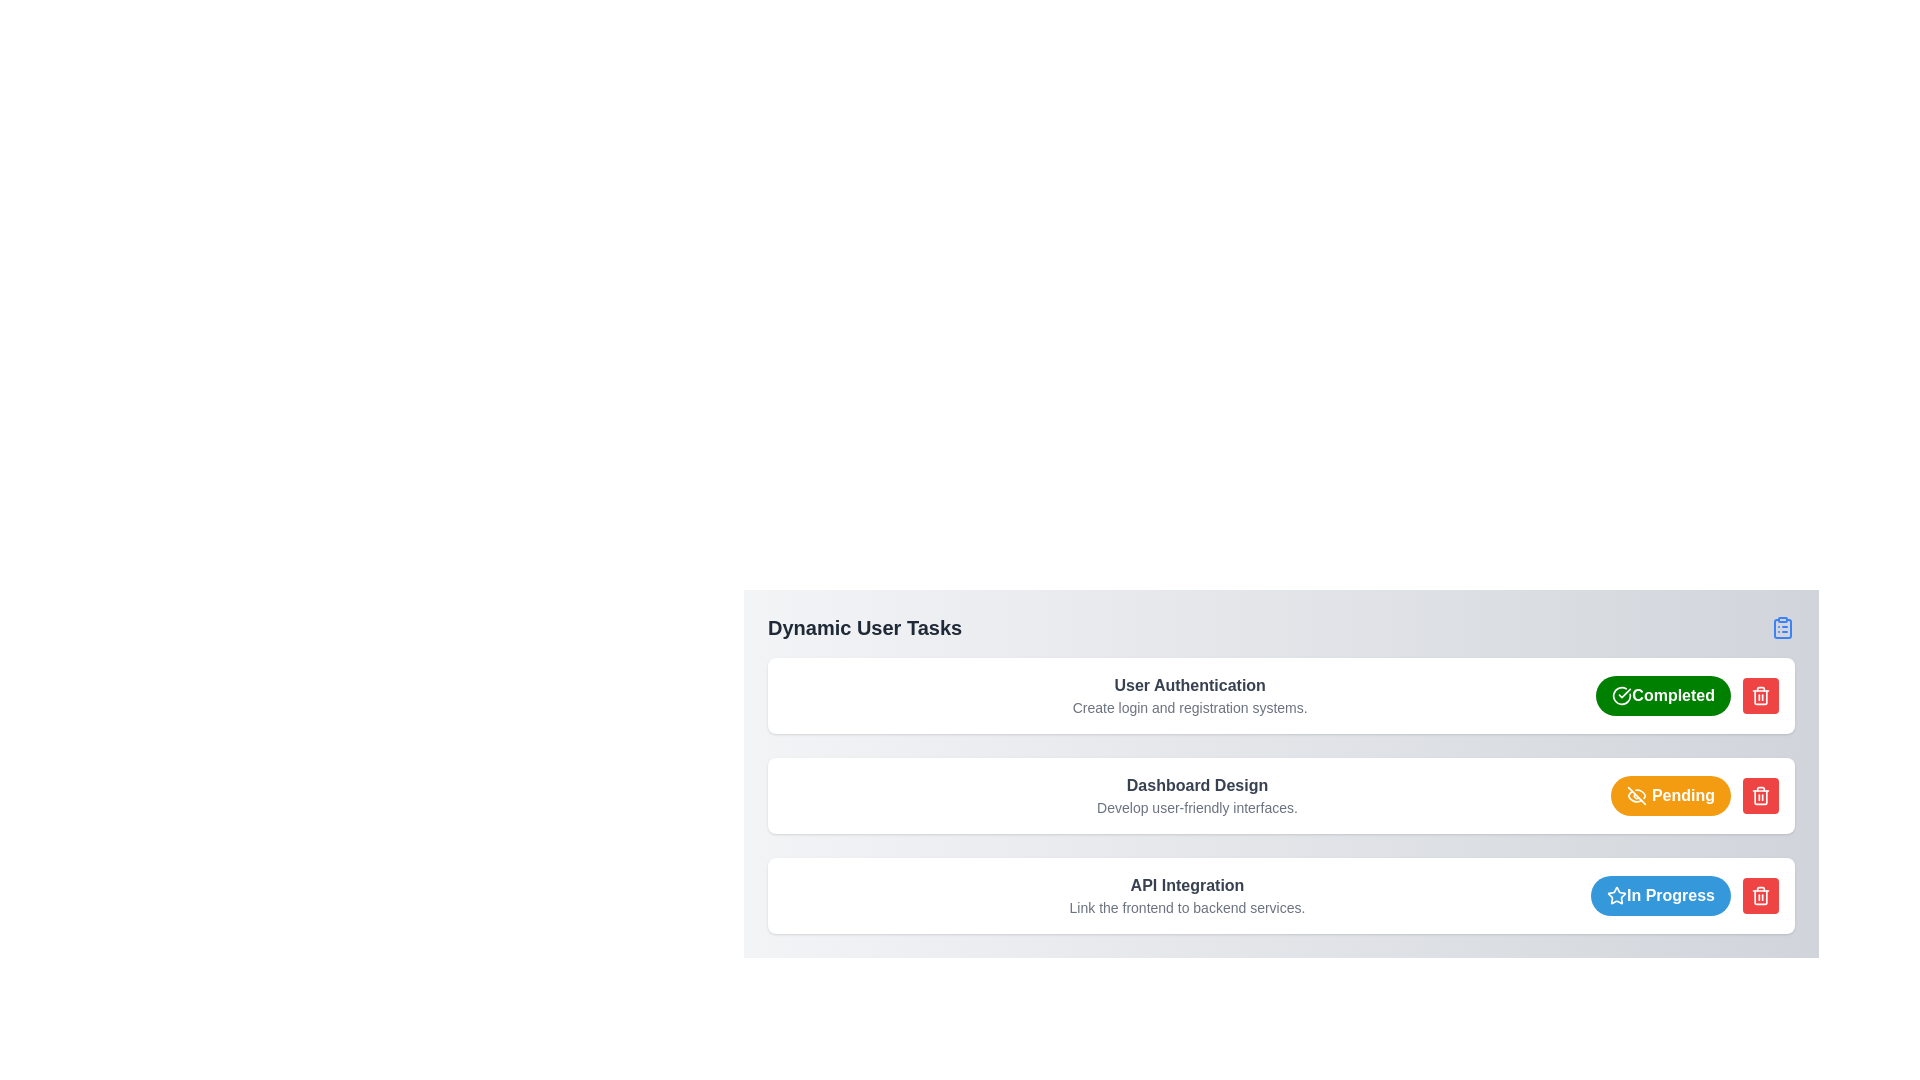 This screenshot has height=1080, width=1920. What do you see at coordinates (1281, 694) in the screenshot?
I see `displayed text of the first task entry component located at the top of the task list, above 'Dashboard Design' and 'API Integration'` at bounding box center [1281, 694].